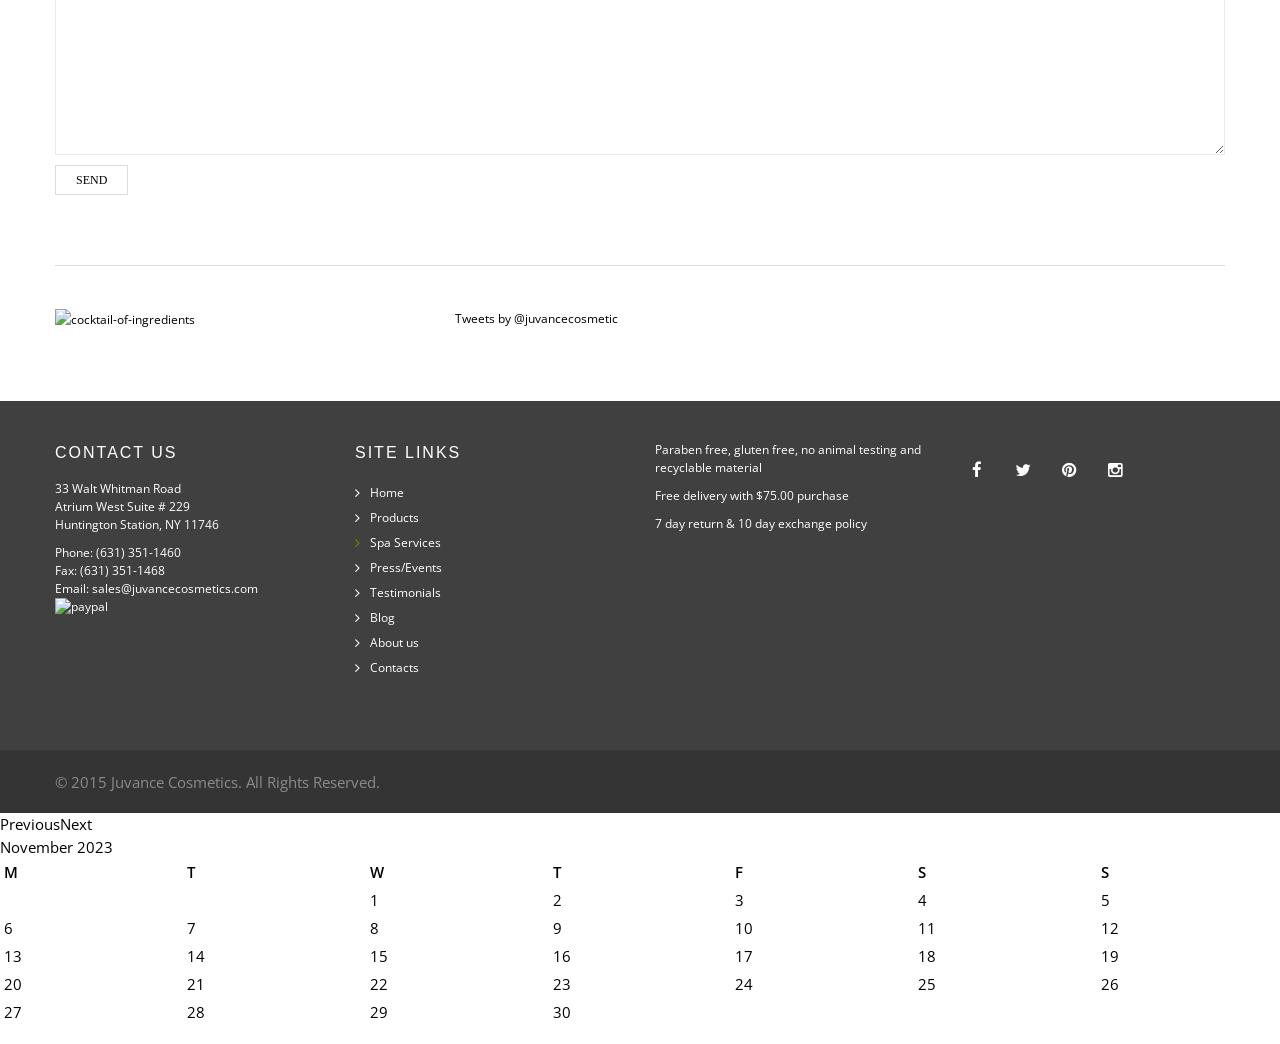 The width and height of the screenshot is (1280, 1044). Describe the element at coordinates (404, 540) in the screenshot. I see `'Spa Services'` at that location.